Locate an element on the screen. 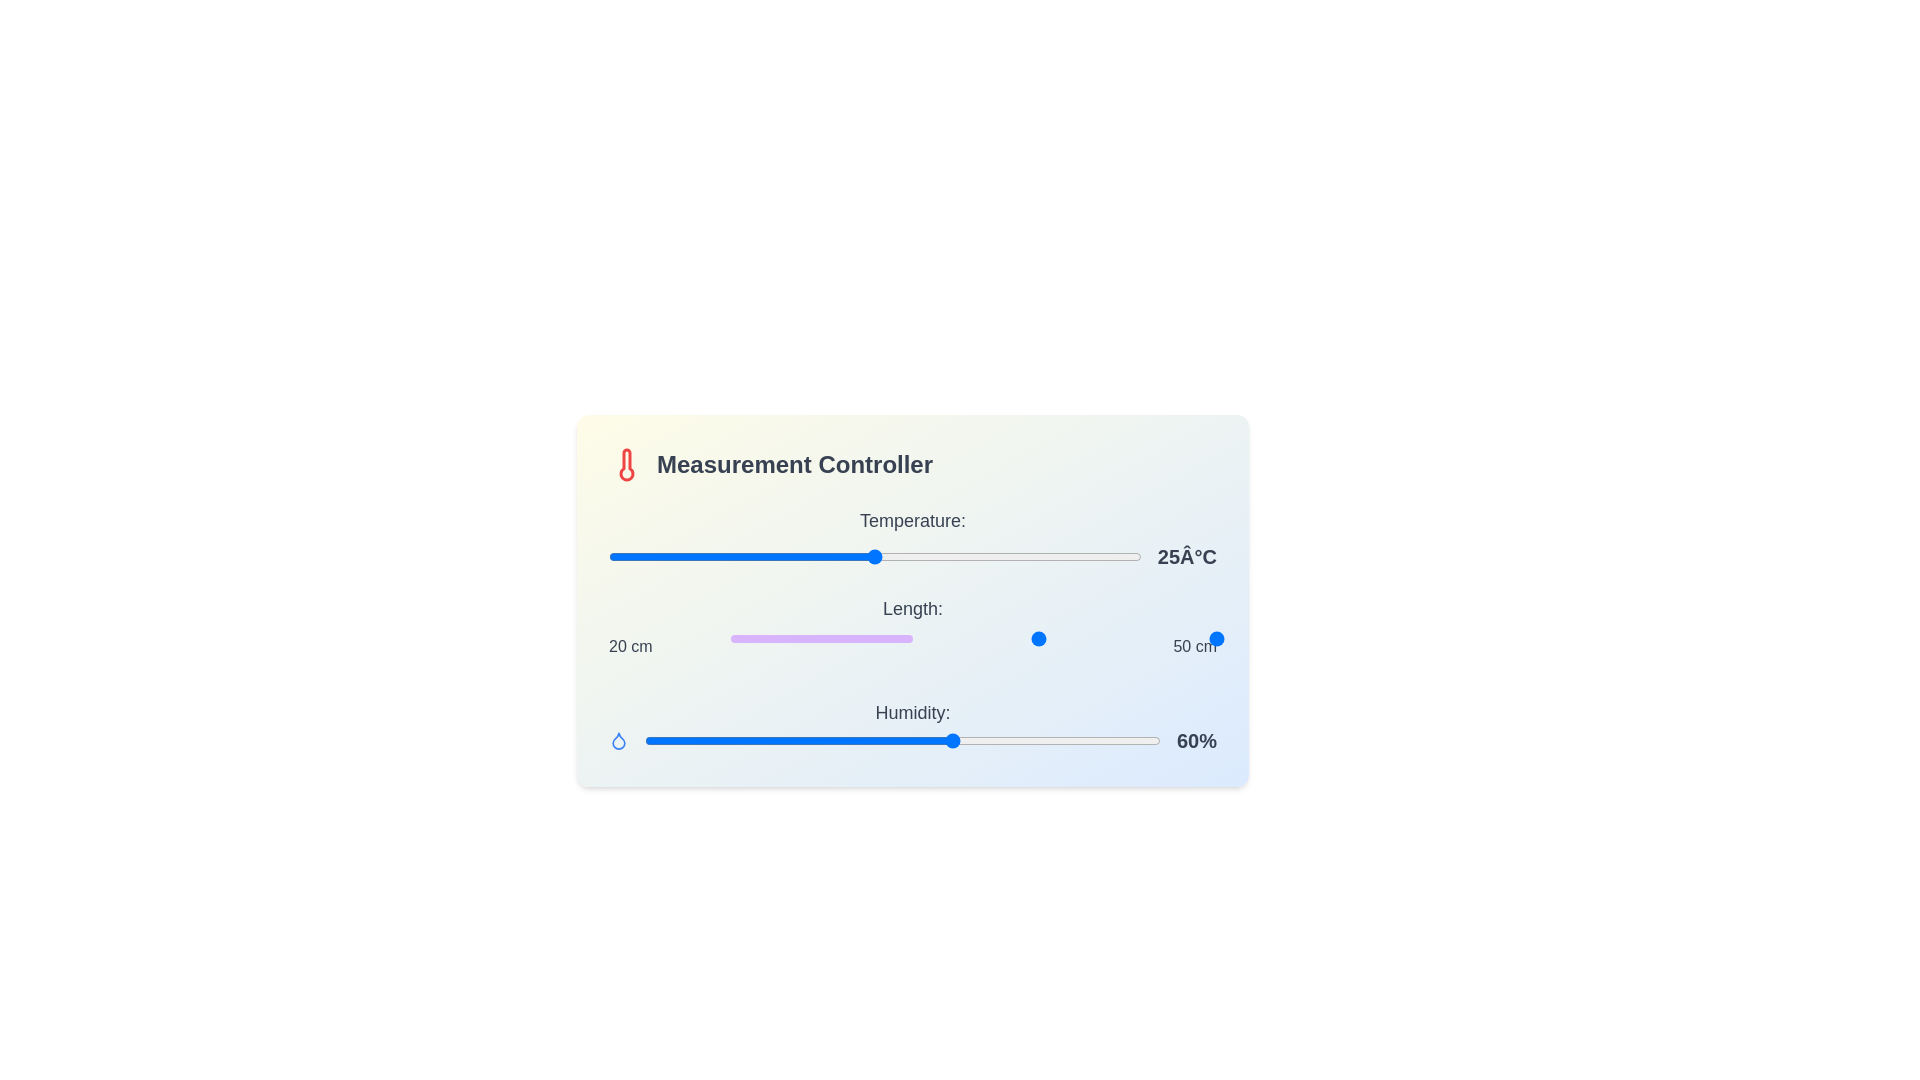 The image size is (1920, 1080). the temperature is located at coordinates (927, 556).